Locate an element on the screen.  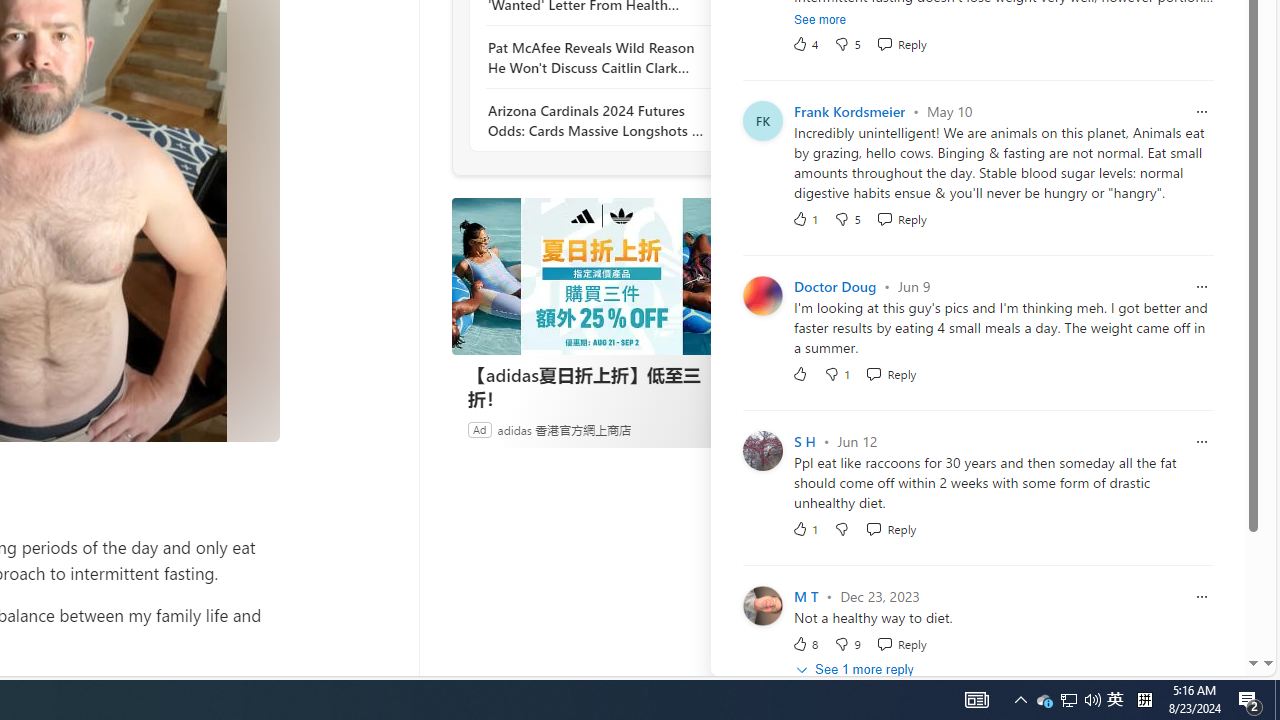
'4 Like' is located at coordinates (805, 43).